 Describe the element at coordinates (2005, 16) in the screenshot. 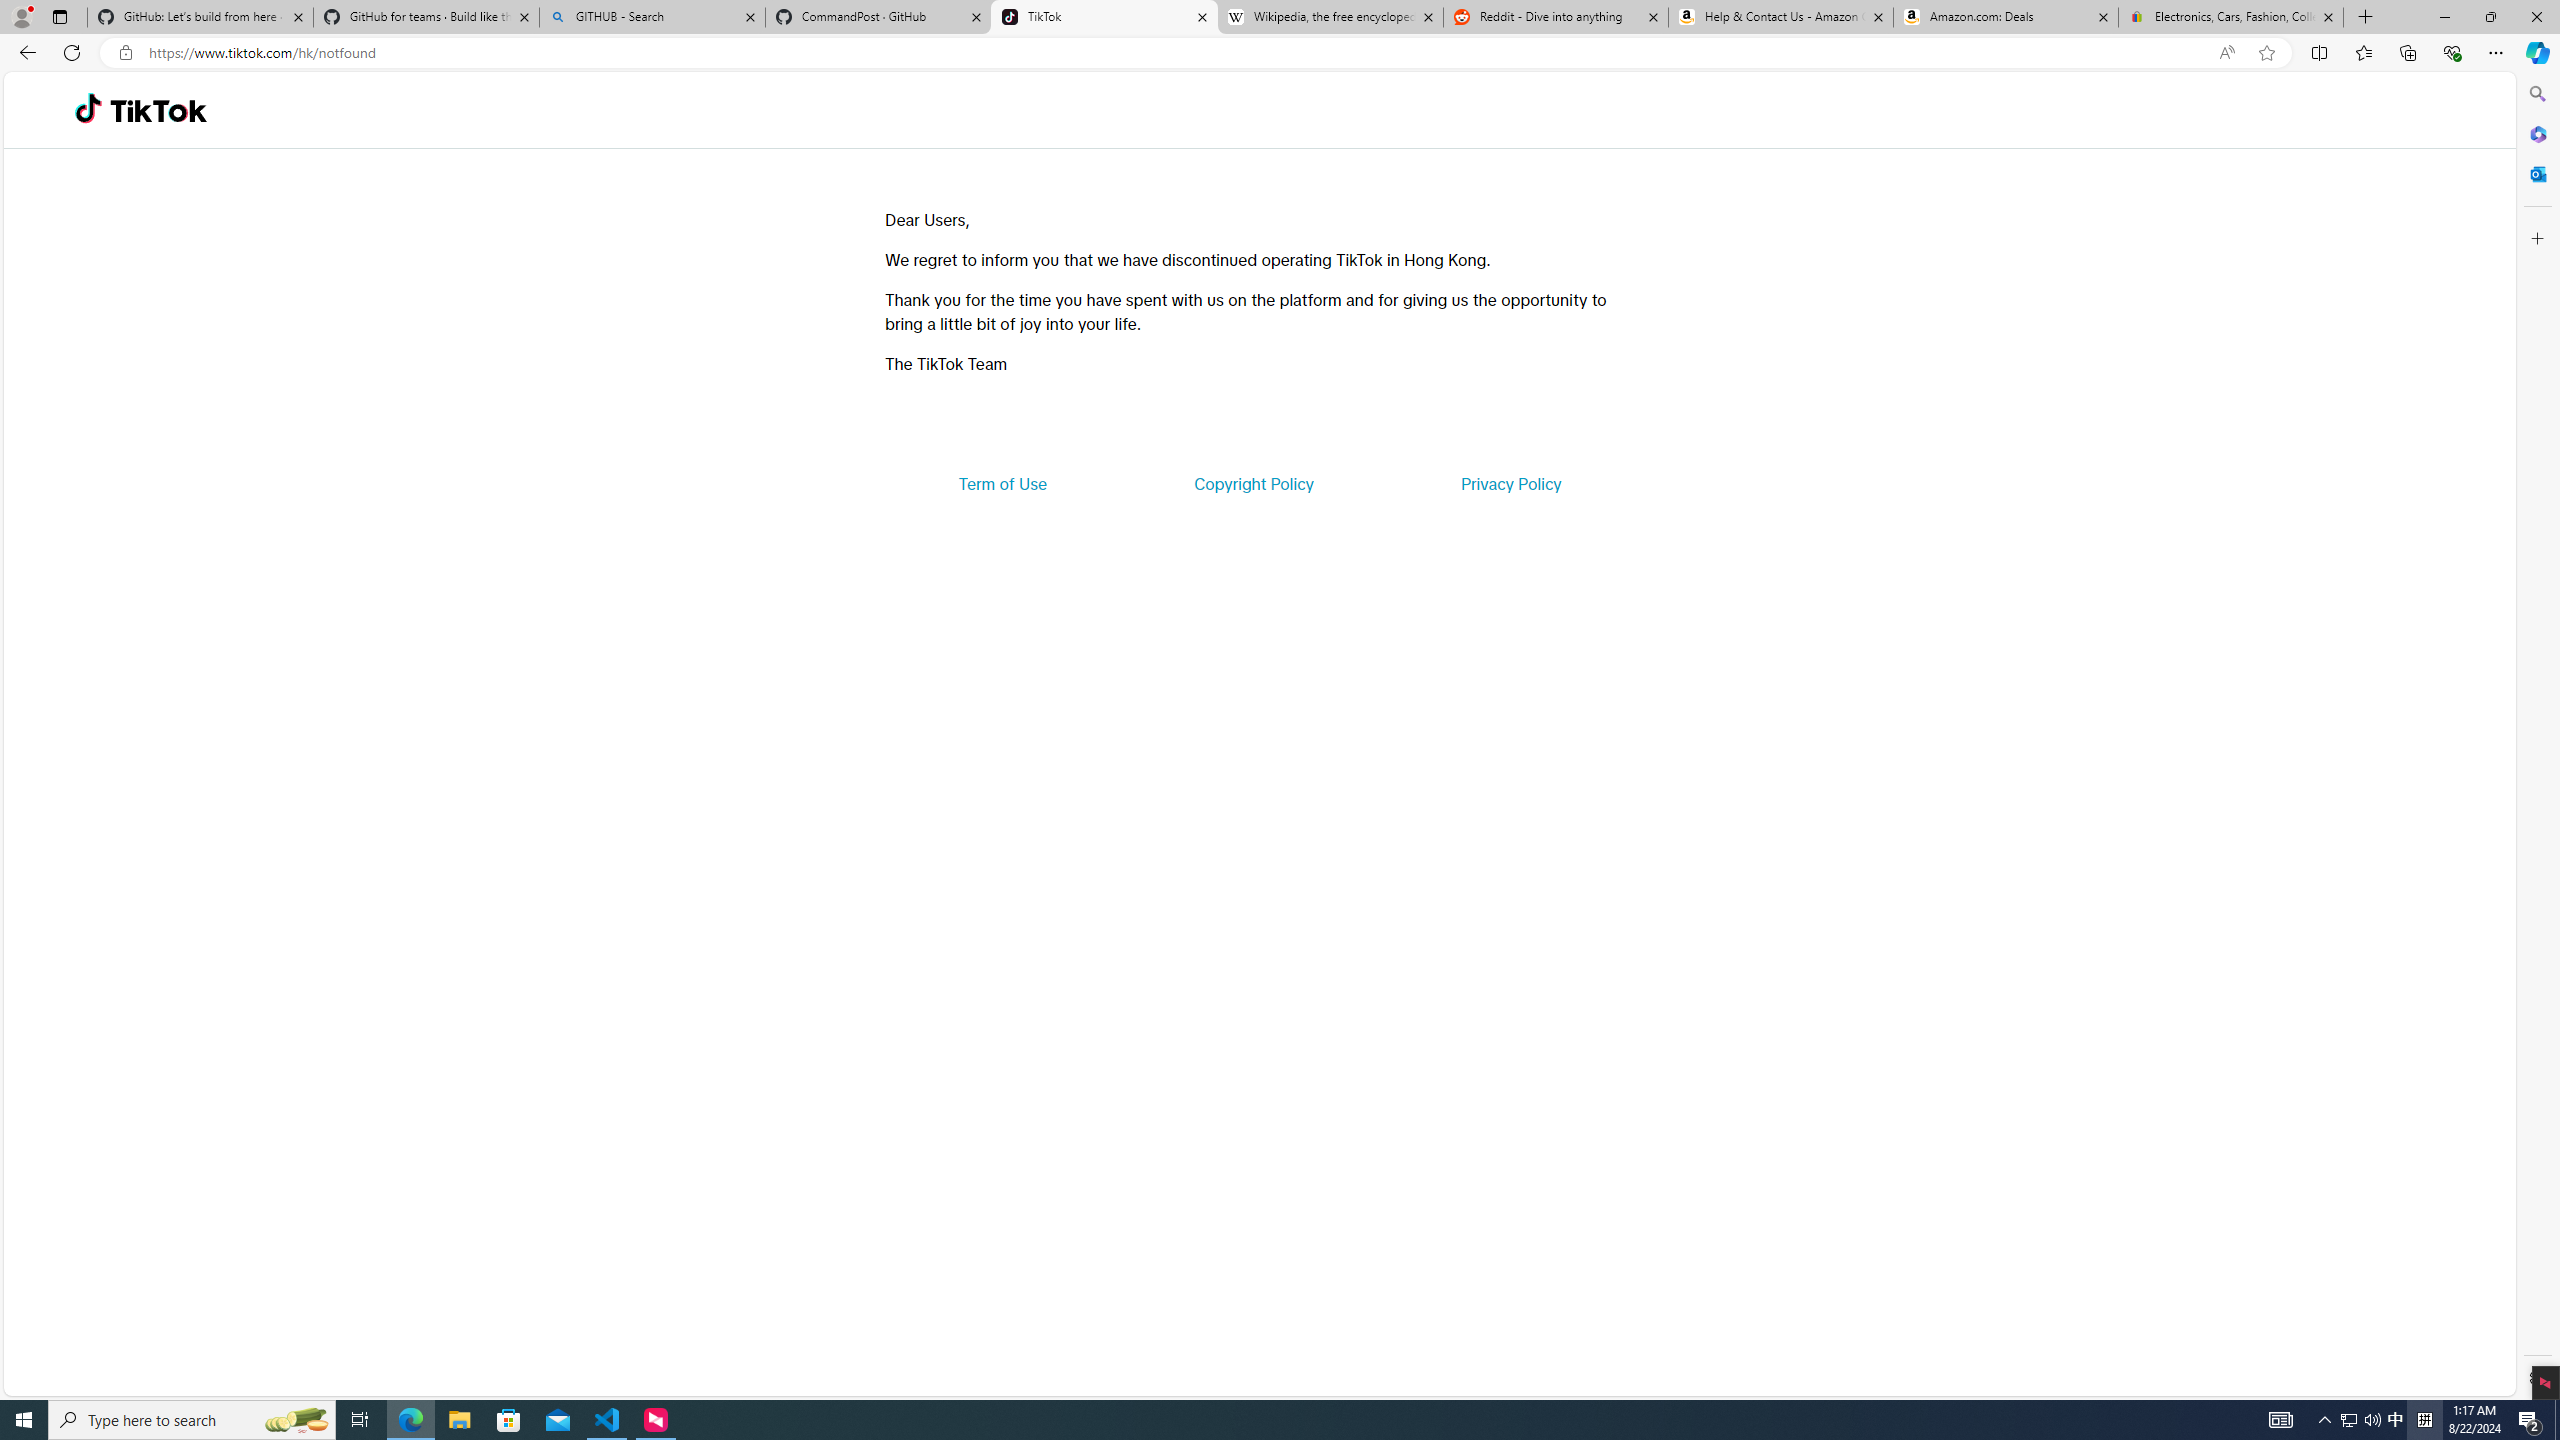

I see `'Amazon.com: Deals'` at that location.